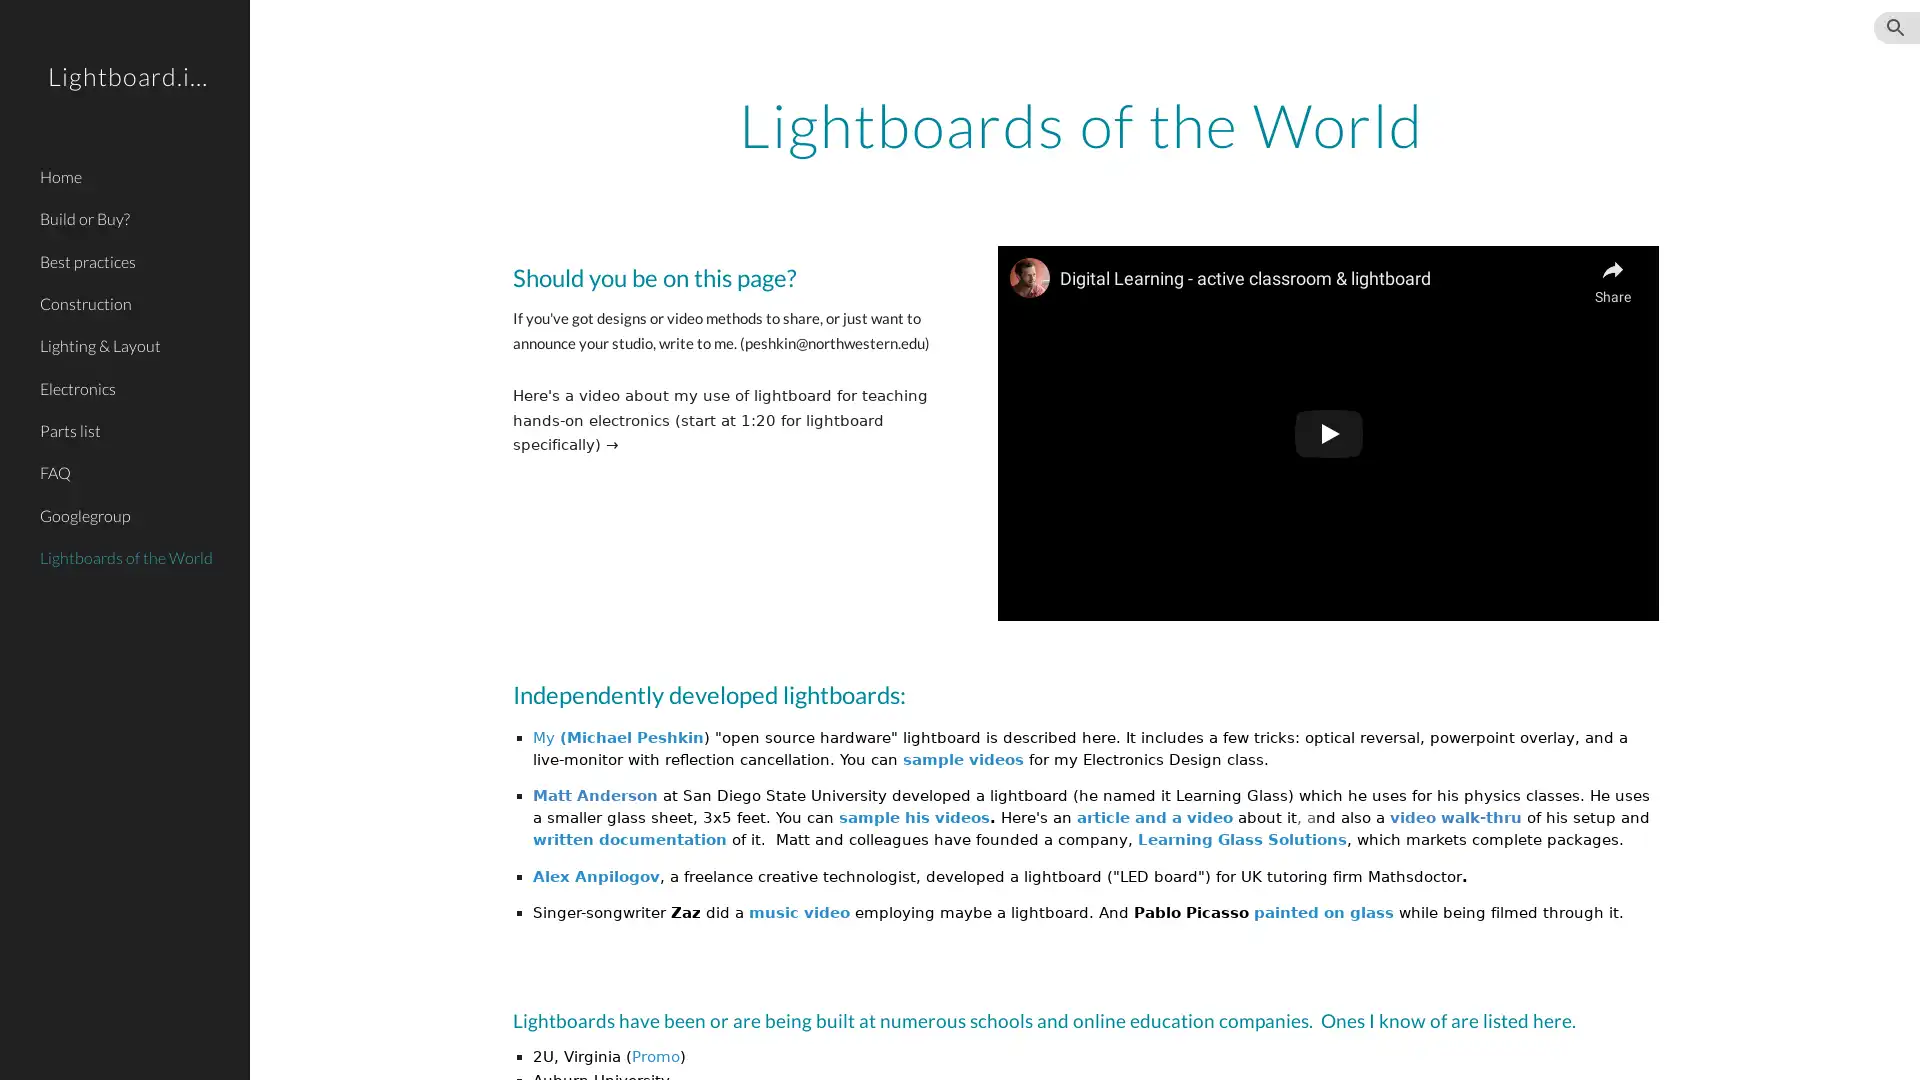 This screenshot has width=1920, height=1080. I want to click on Copy heading link, so click(831, 277).